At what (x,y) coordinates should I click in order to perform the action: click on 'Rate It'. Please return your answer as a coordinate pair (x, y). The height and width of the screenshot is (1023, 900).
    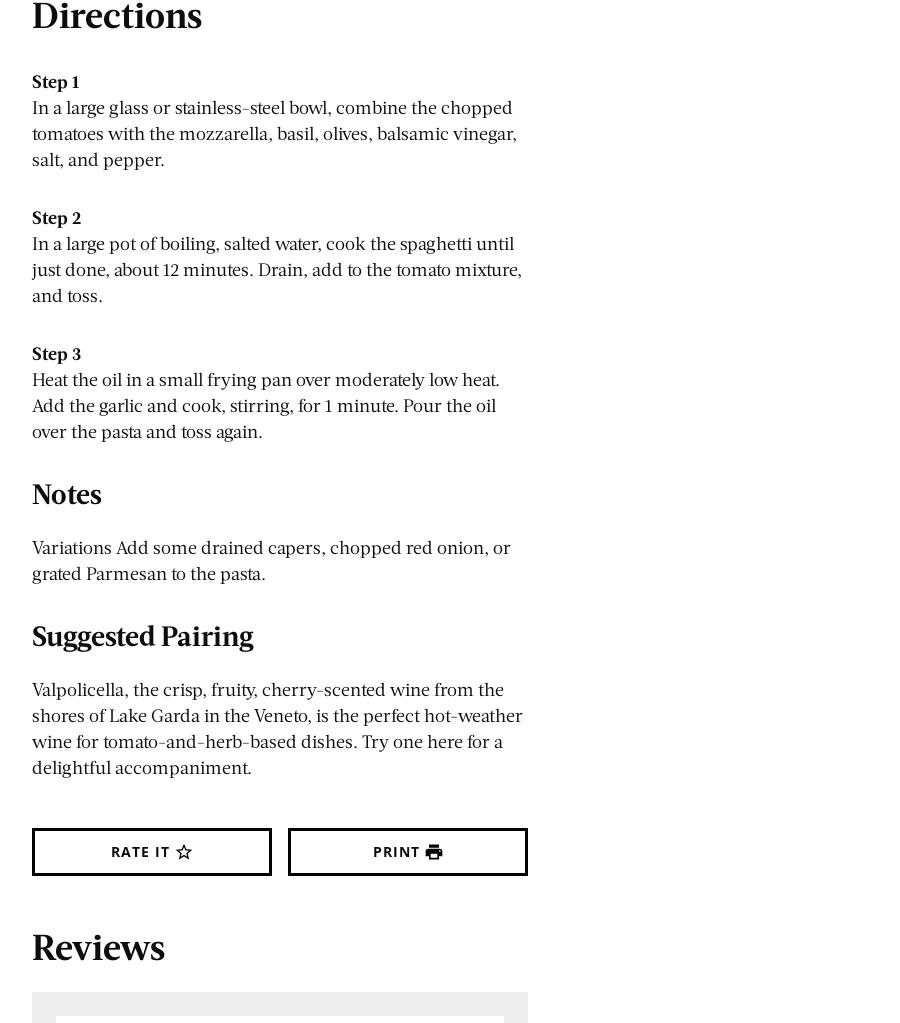
    Looking at the image, I should click on (139, 850).